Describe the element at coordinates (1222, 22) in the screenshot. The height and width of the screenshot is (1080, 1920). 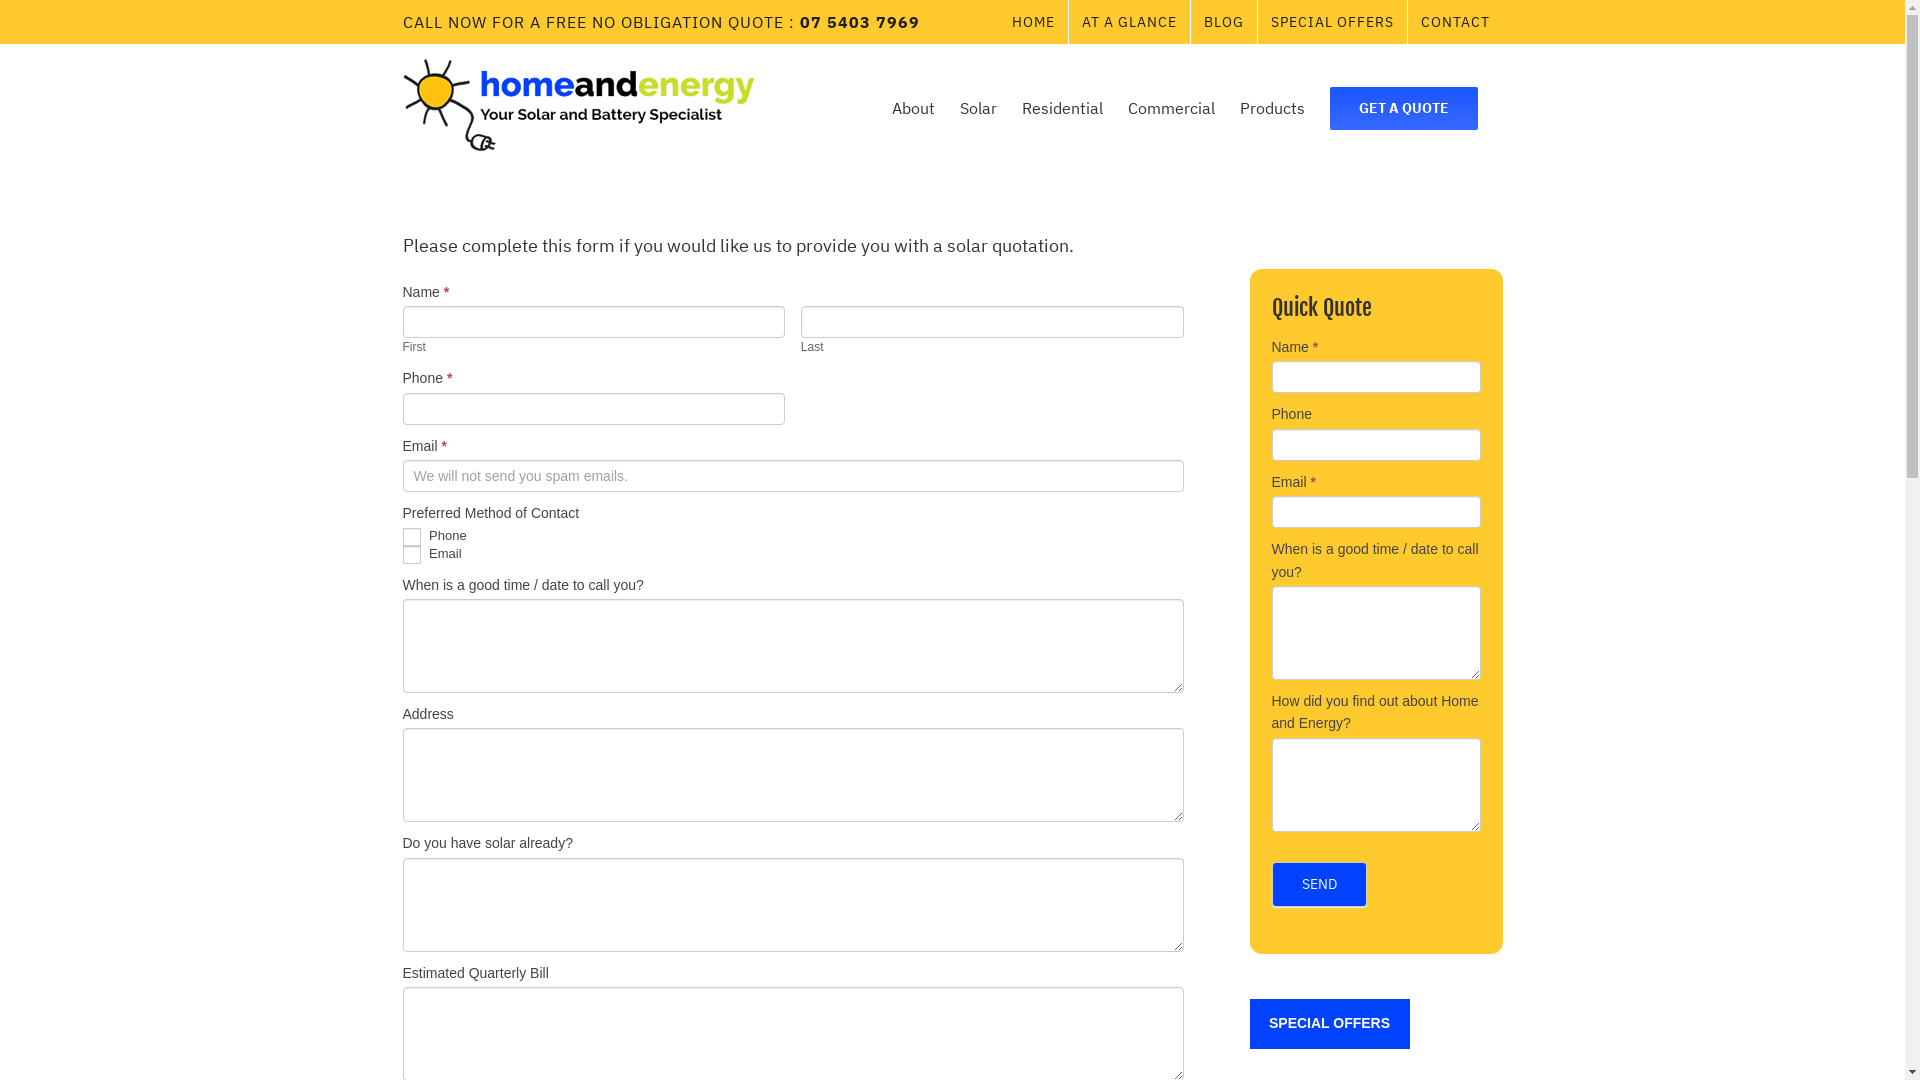
I see `'BLOG'` at that location.